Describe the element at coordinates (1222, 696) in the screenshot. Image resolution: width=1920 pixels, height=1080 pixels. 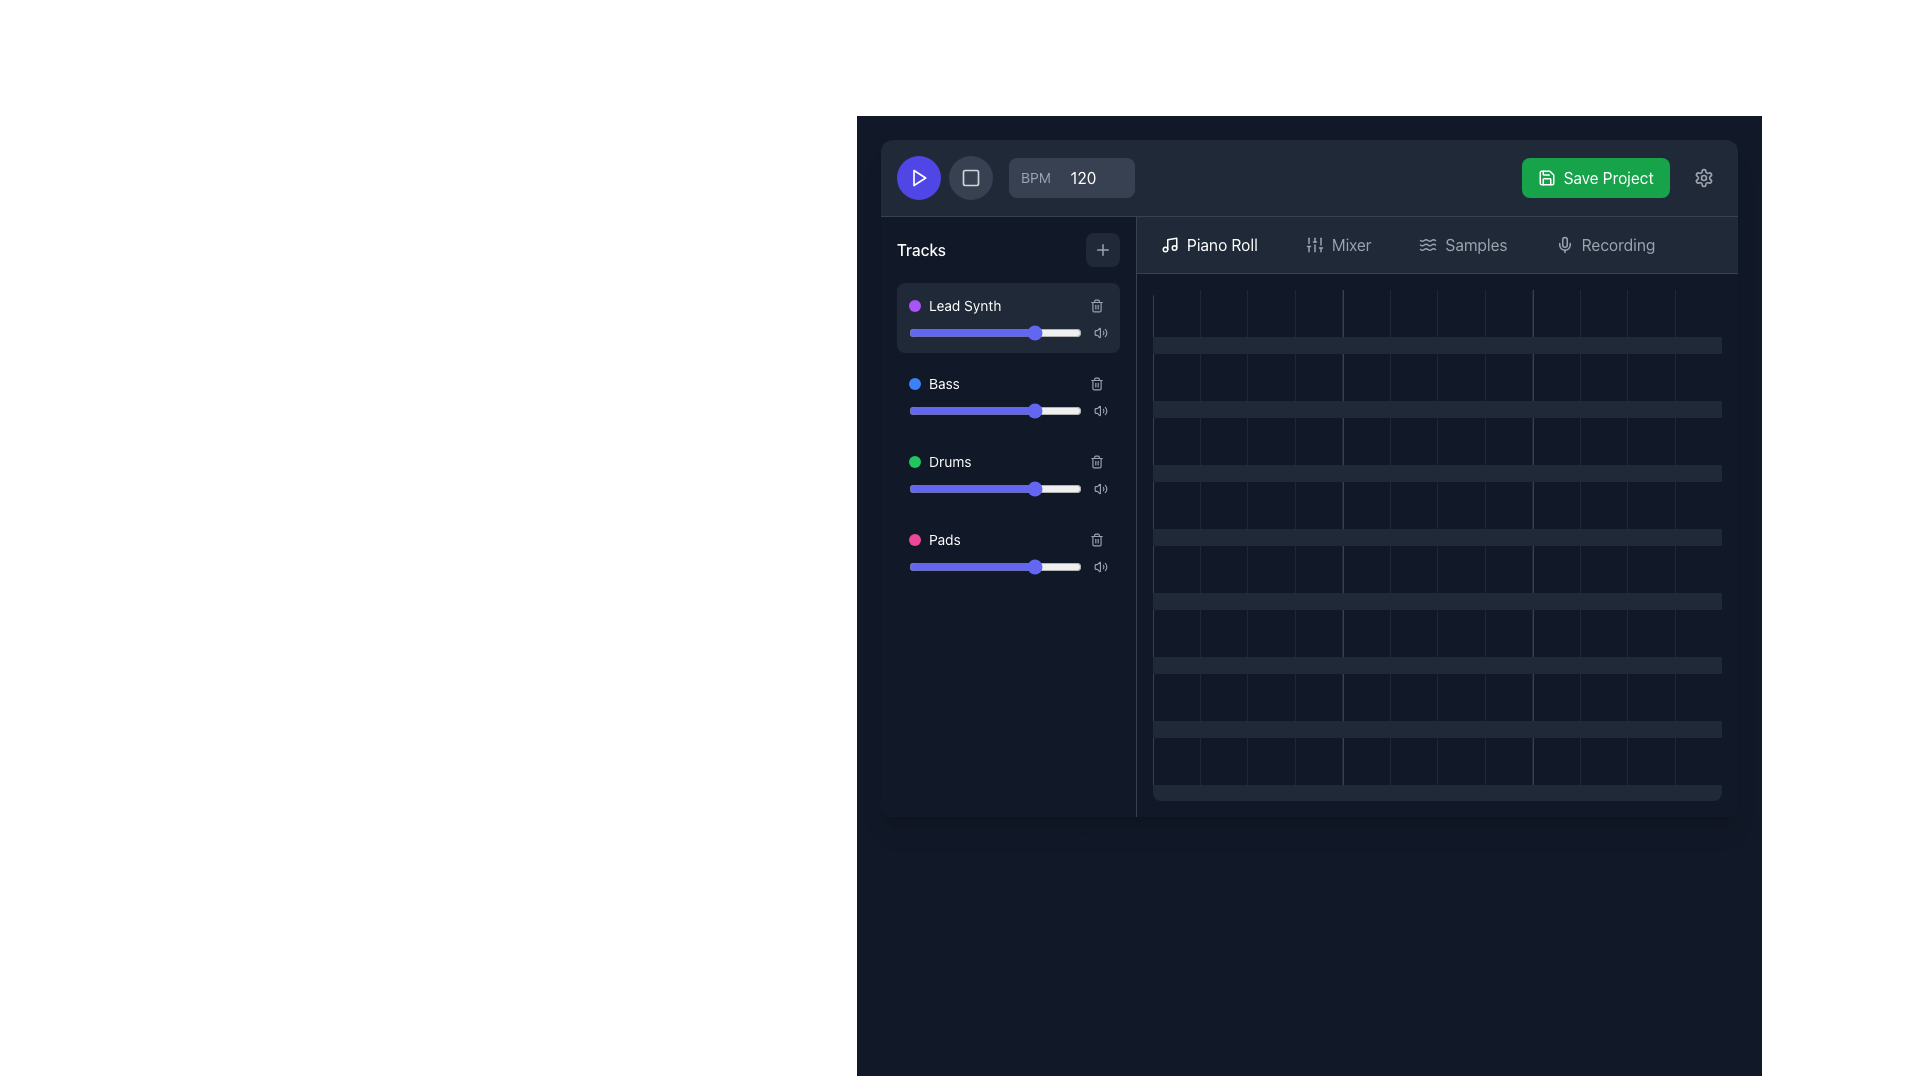
I see `the dark gray Grid Cell located in the 6th row and 2nd column of the grid structure beneath the 'Tracks' section` at that location.